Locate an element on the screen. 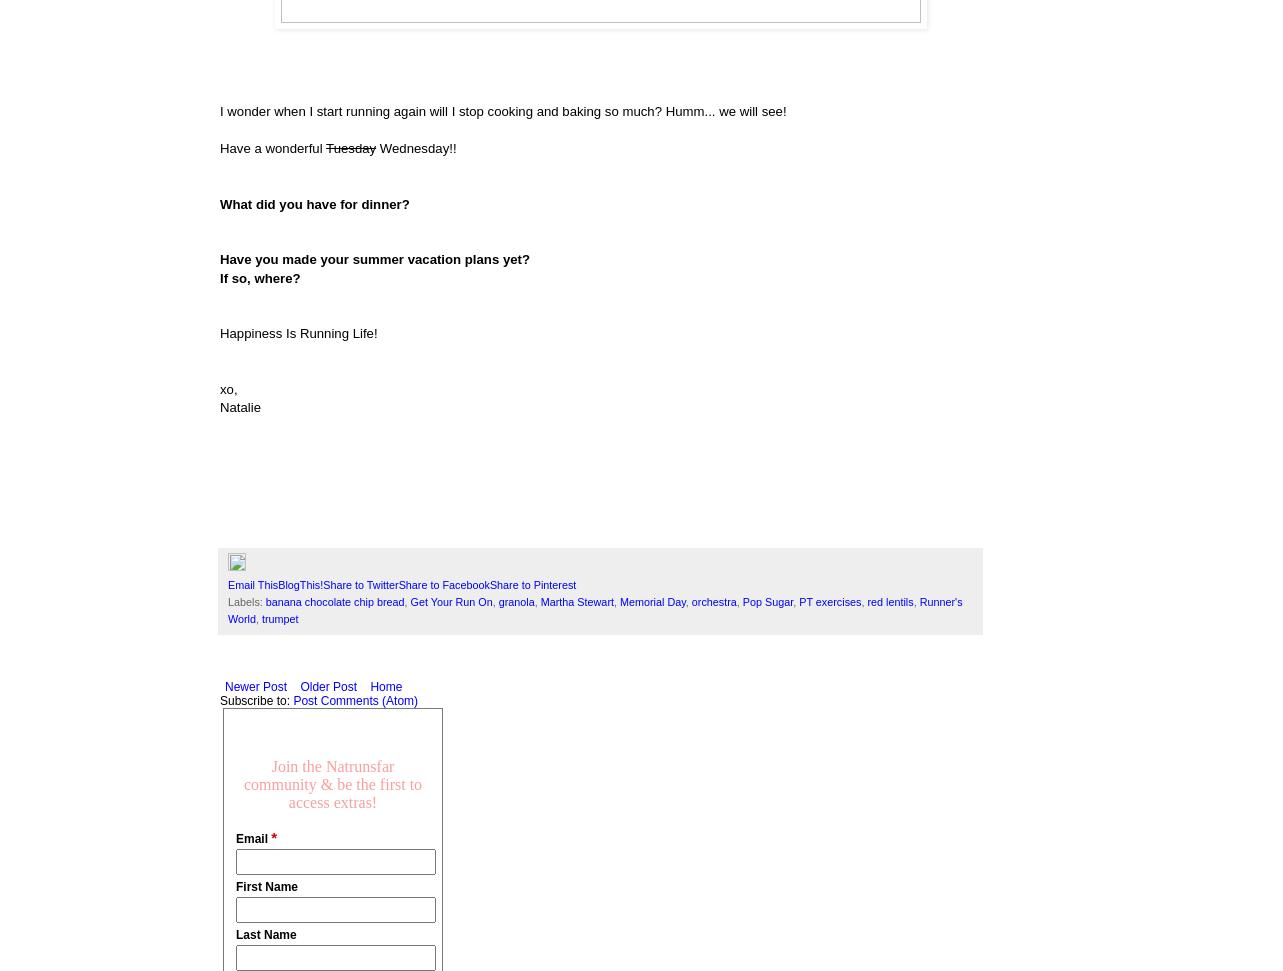 This screenshot has height=971, width=1283. 'granola' is located at coordinates (516, 601).